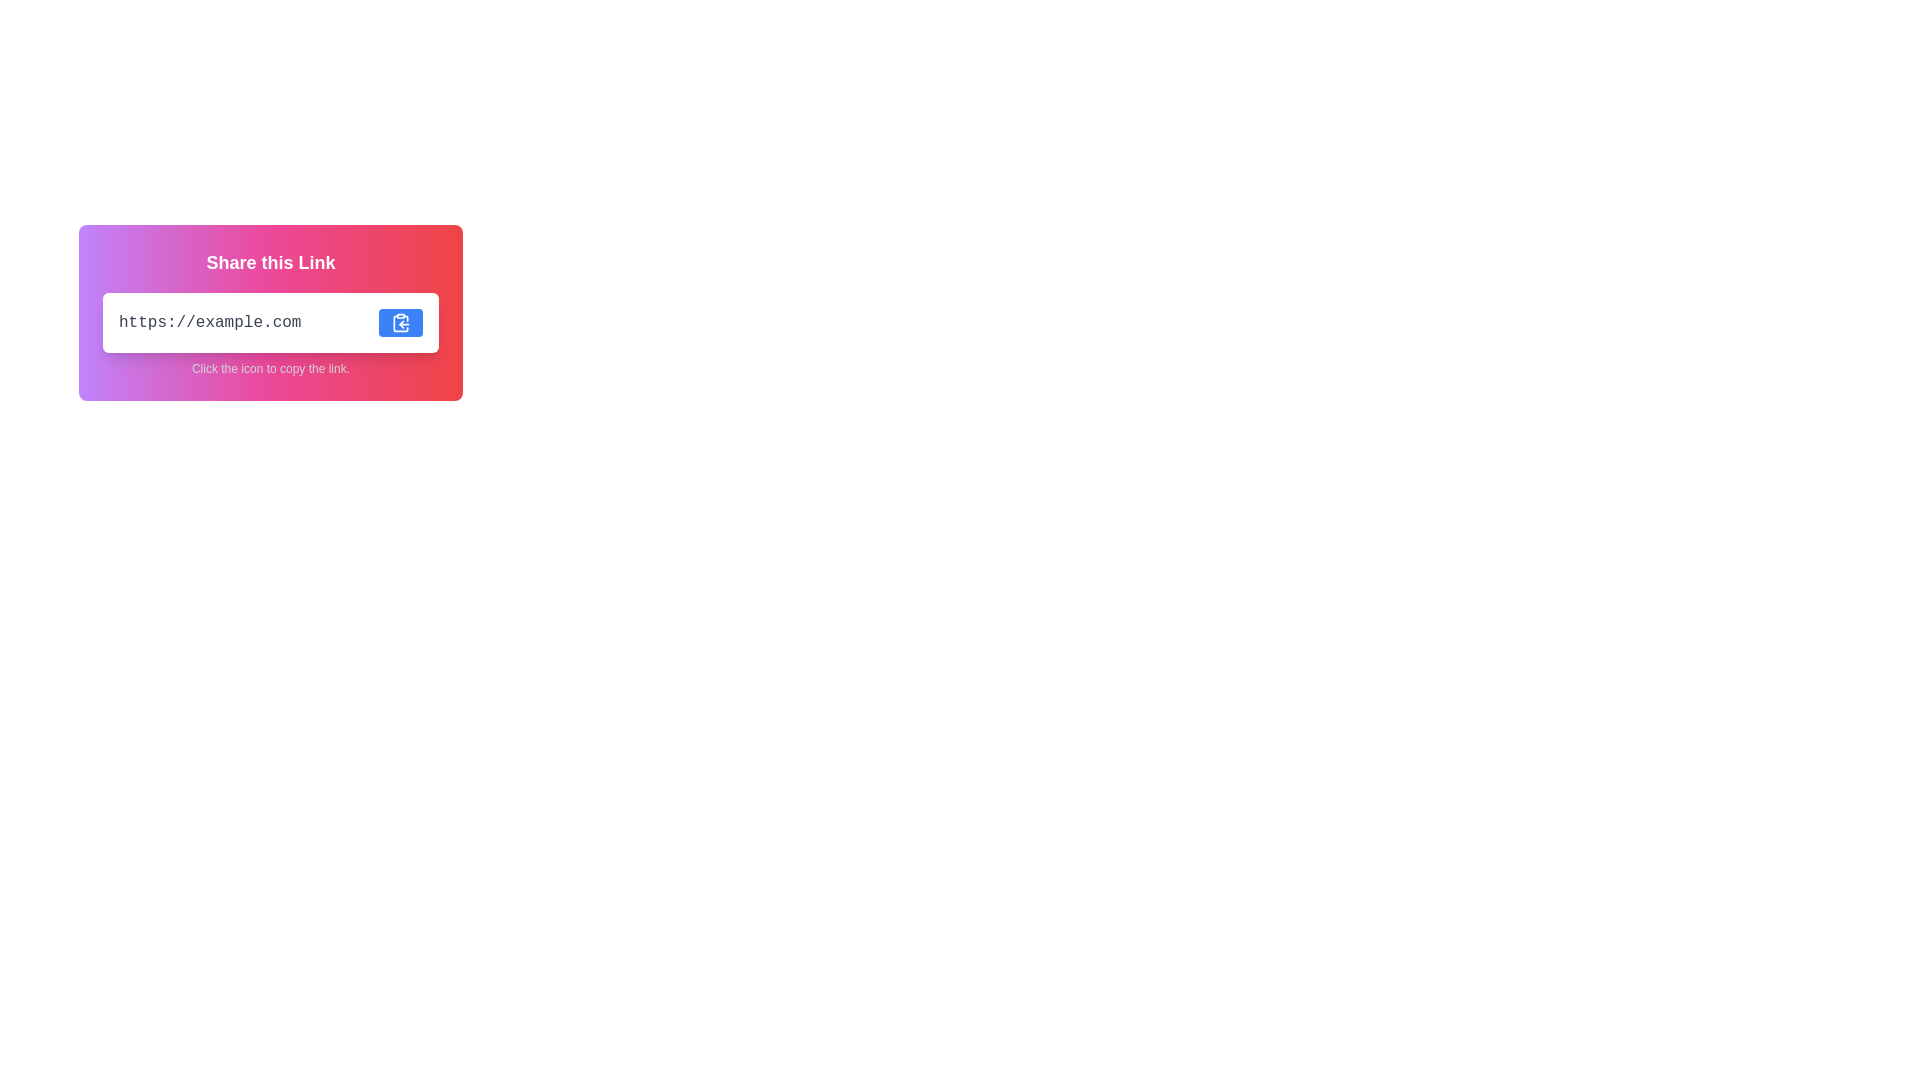  What do you see at coordinates (400, 322) in the screenshot?
I see `the icon button located in the top-right corner of the 'Share this Link' card interface` at bounding box center [400, 322].